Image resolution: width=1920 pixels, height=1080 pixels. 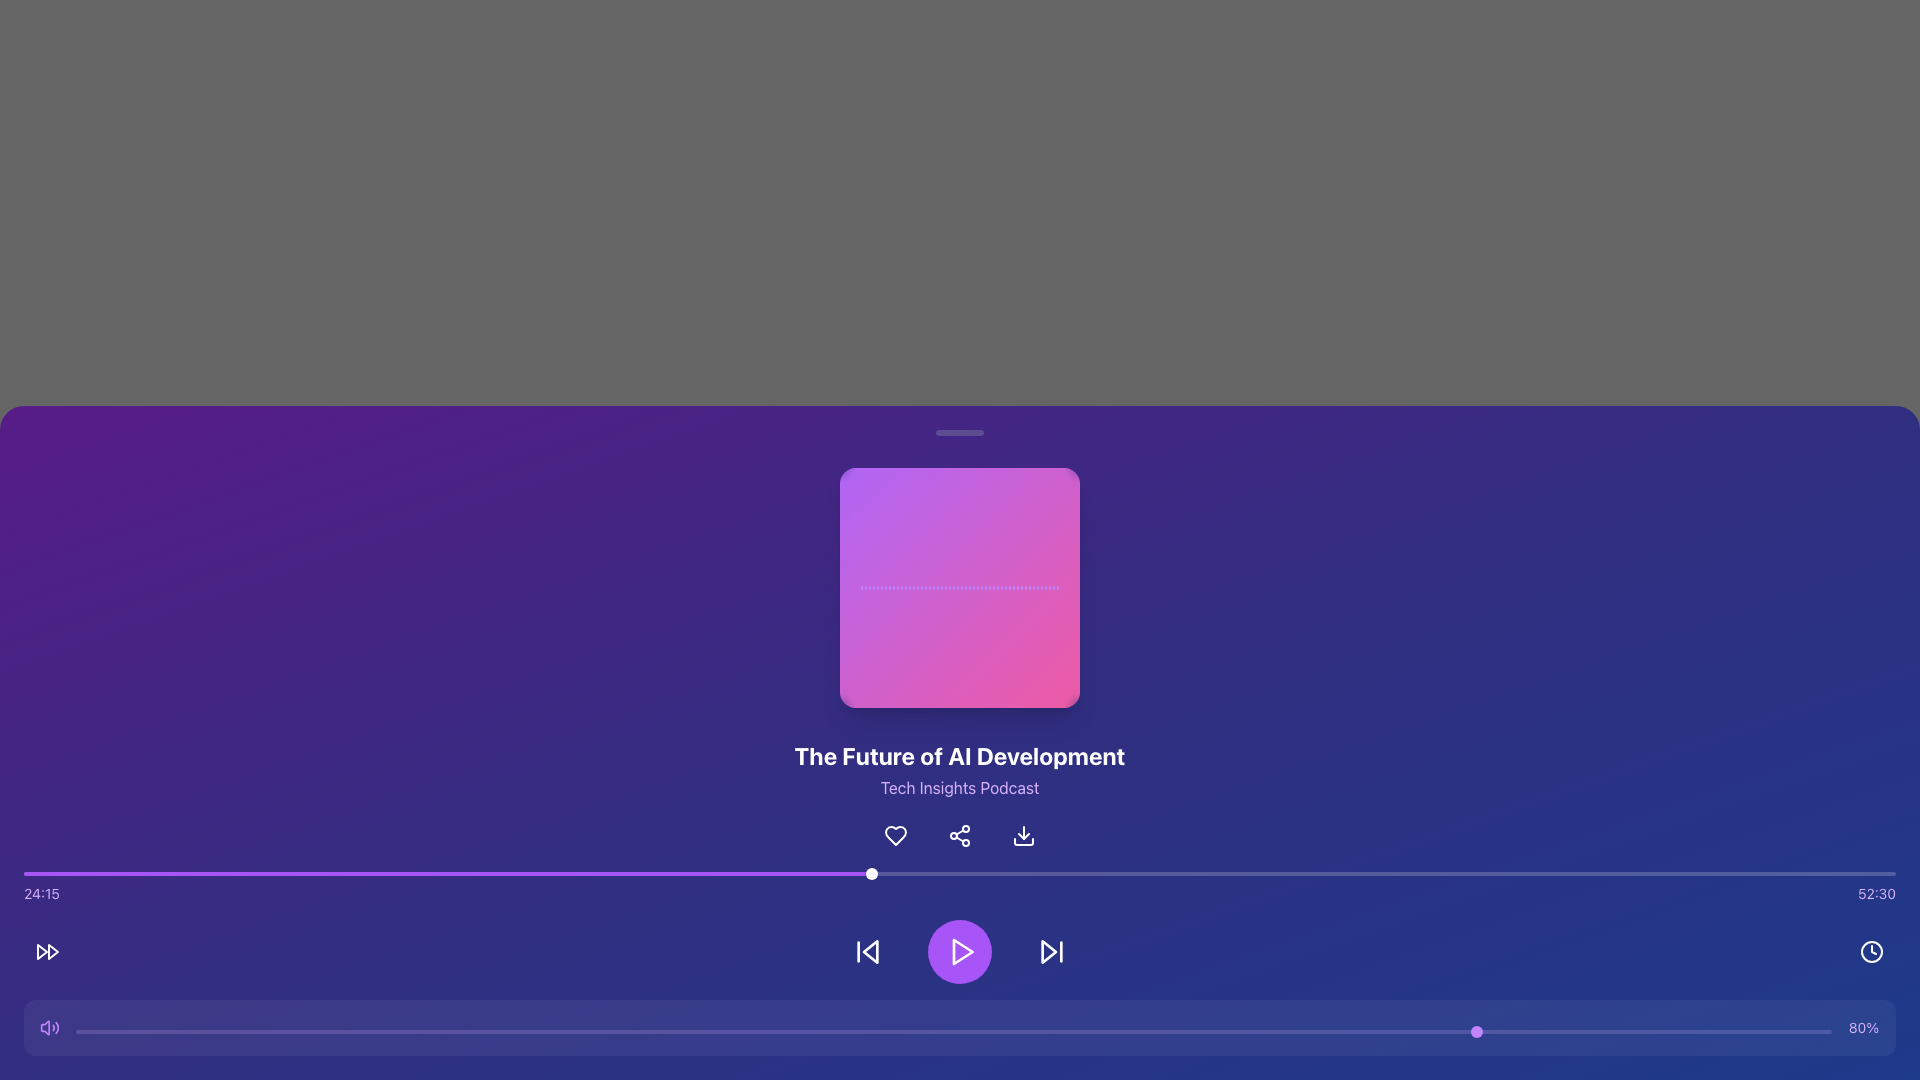 What do you see at coordinates (895, 836) in the screenshot?
I see `the 'like' button, which is the first icon in a horizontal row of three, located below the title 'The Future of AI Development' and the subtitle 'Tech Insights Podcast'` at bounding box center [895, 836].